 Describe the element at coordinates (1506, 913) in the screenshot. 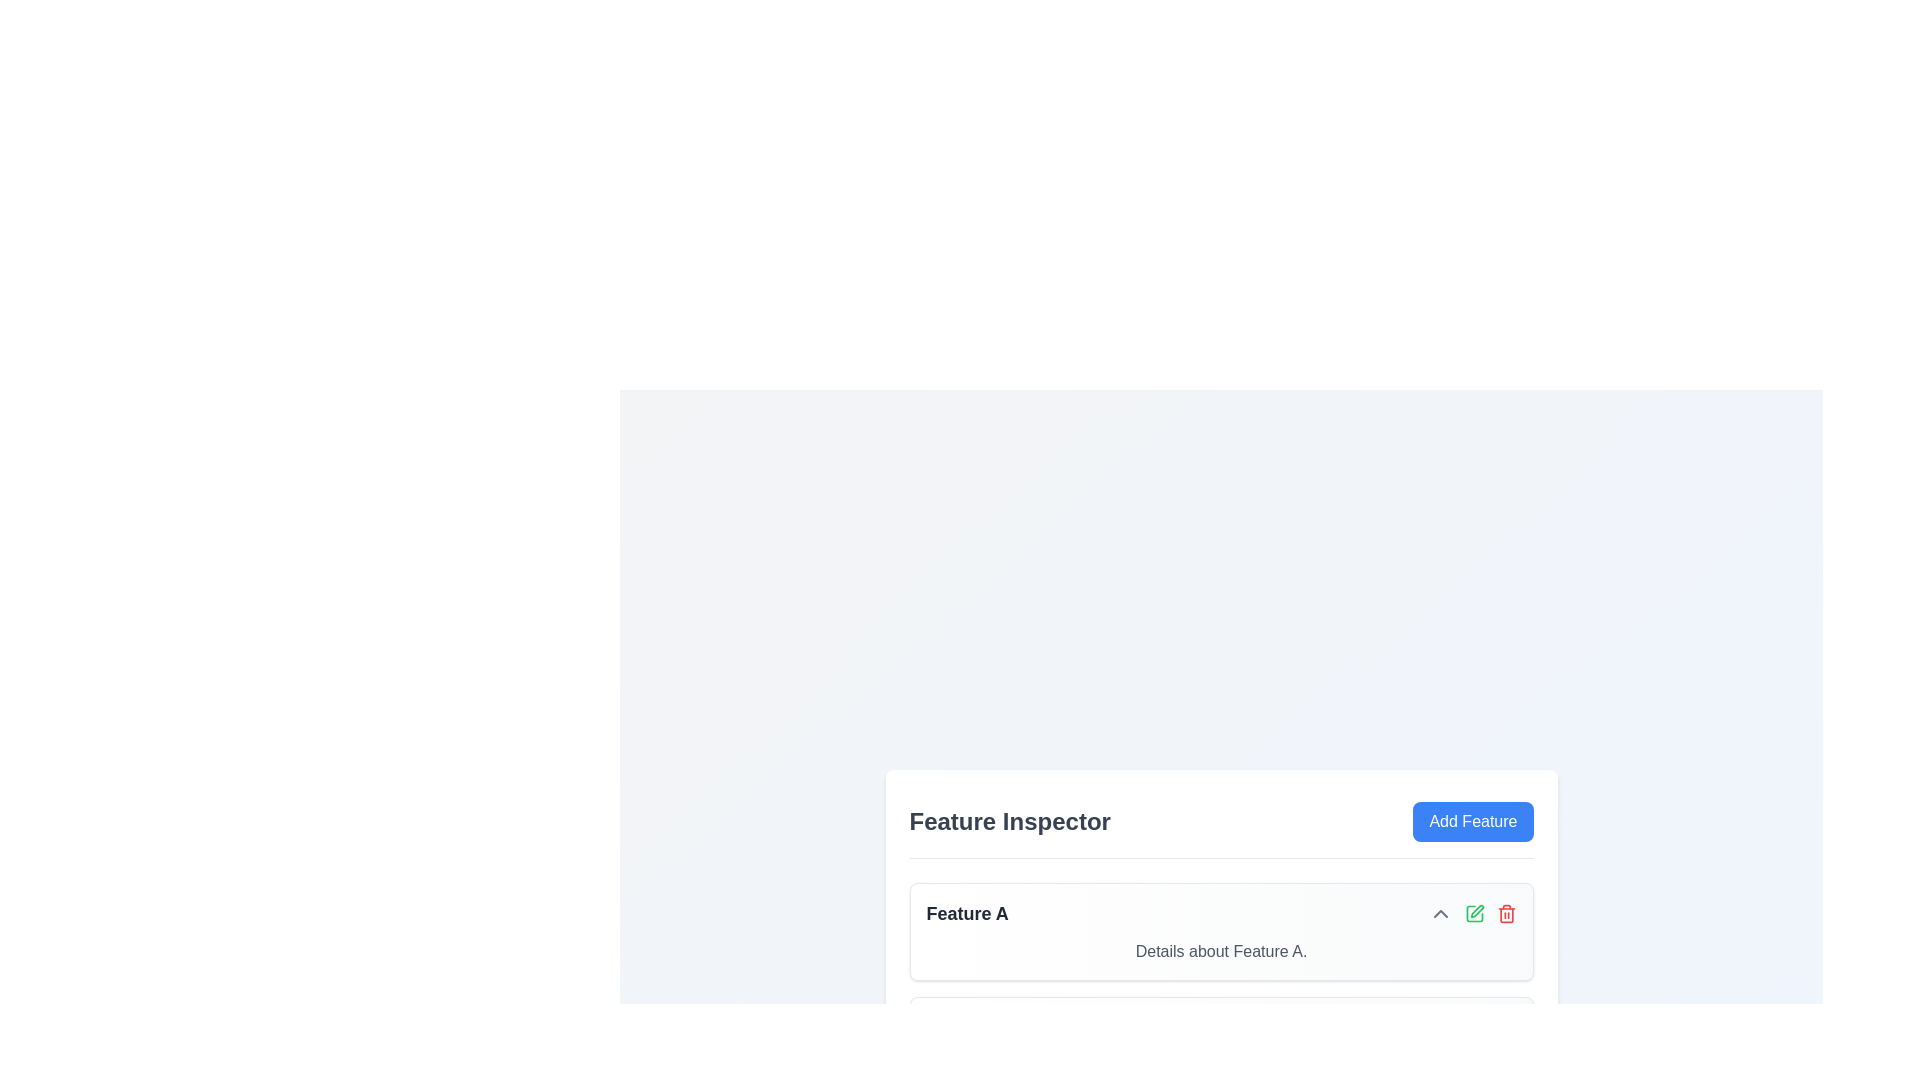

I see `the red trash bin icon button located at the far right of the feature list interface` at that location.